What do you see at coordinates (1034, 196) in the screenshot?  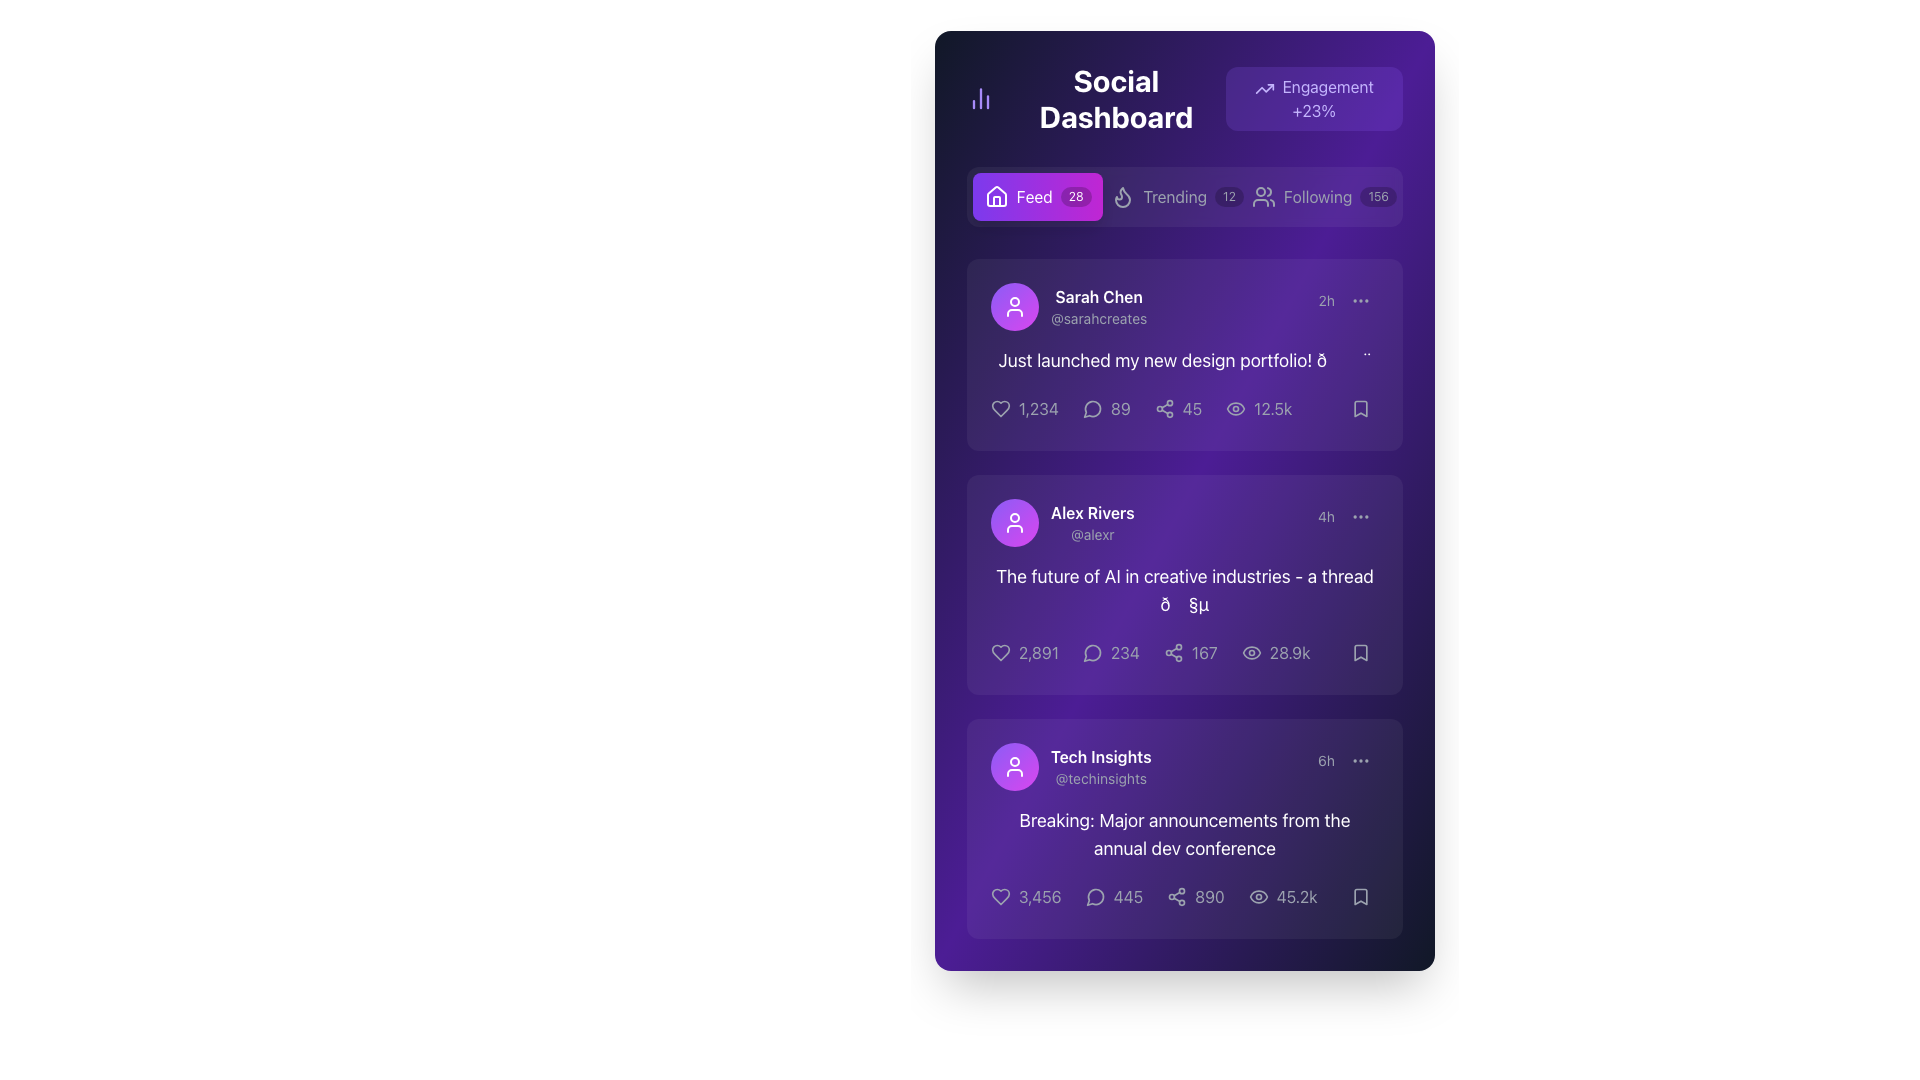 I see `the 'Feed' label within the navigation button on the dashboard interface` at bounding box center [1034, 196].